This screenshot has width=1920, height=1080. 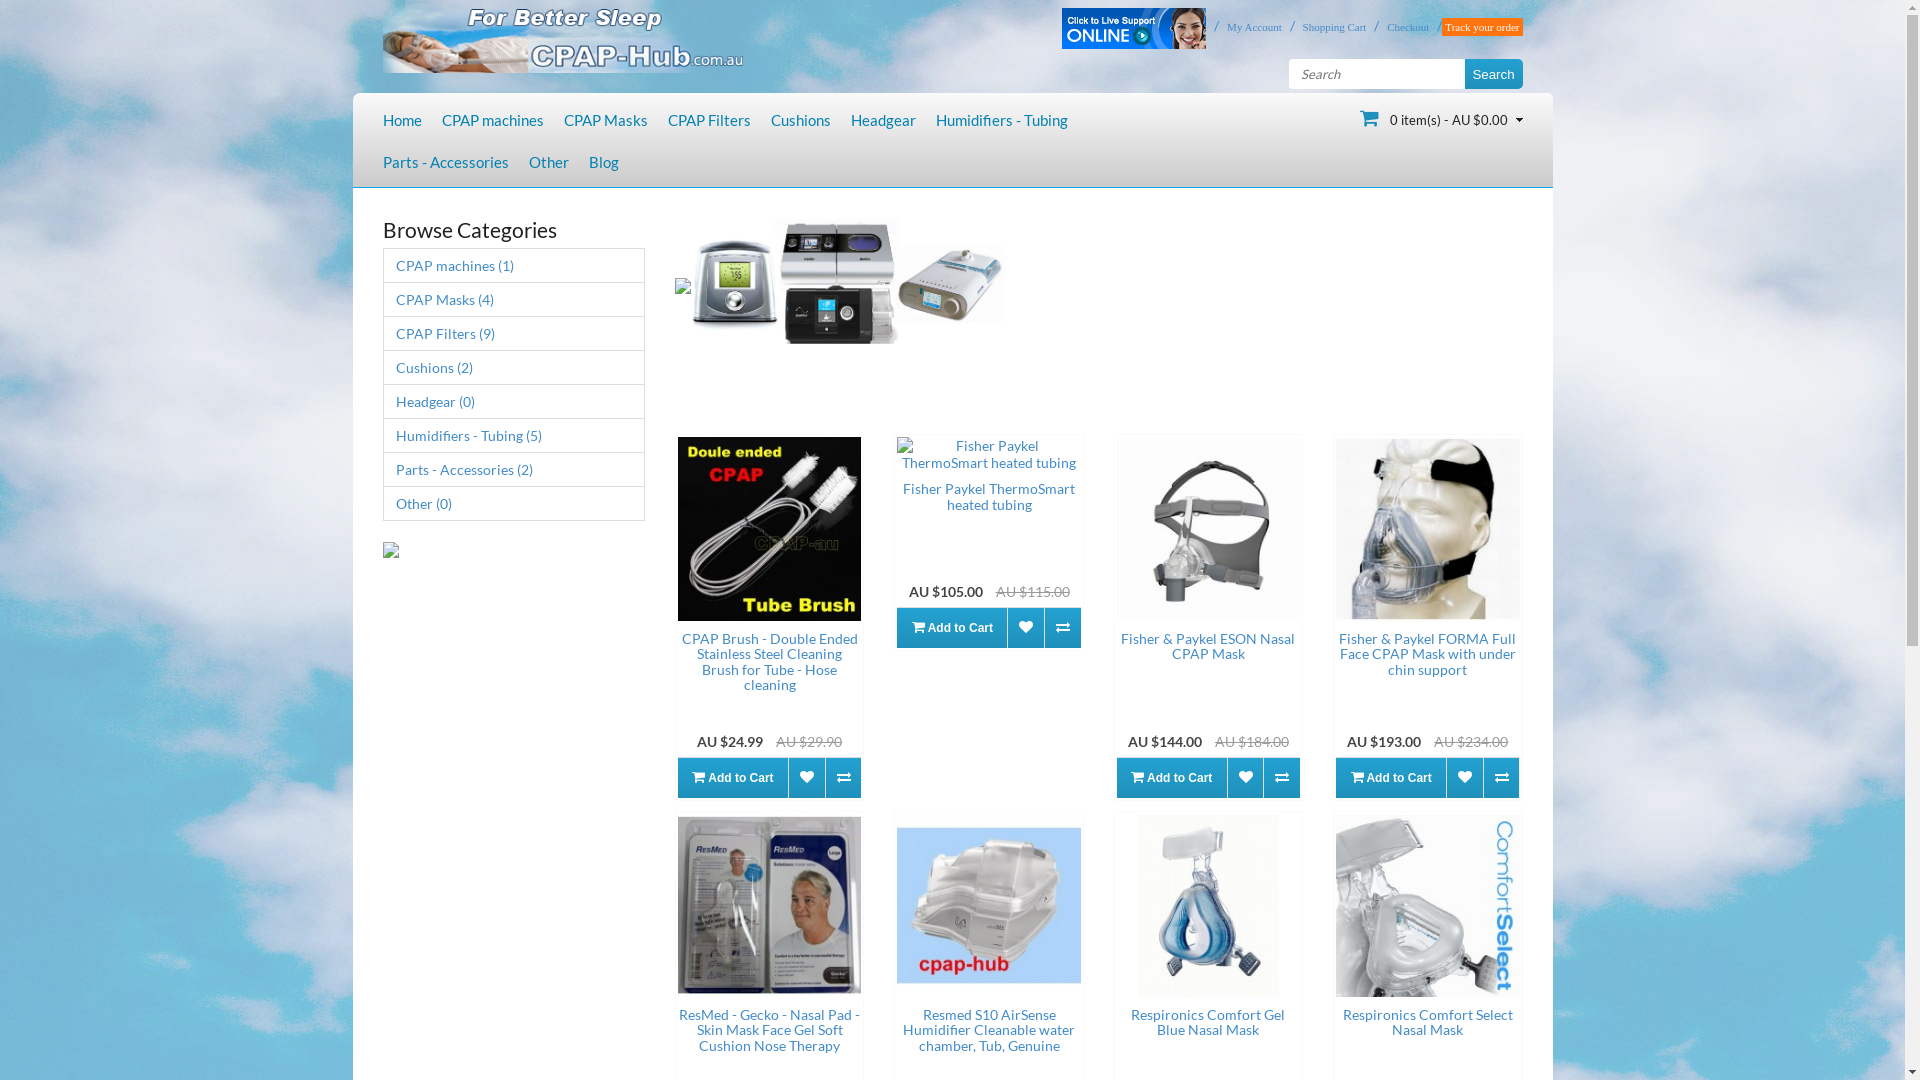 I want to click on 'Checkout', so click(x=1377, y=27).